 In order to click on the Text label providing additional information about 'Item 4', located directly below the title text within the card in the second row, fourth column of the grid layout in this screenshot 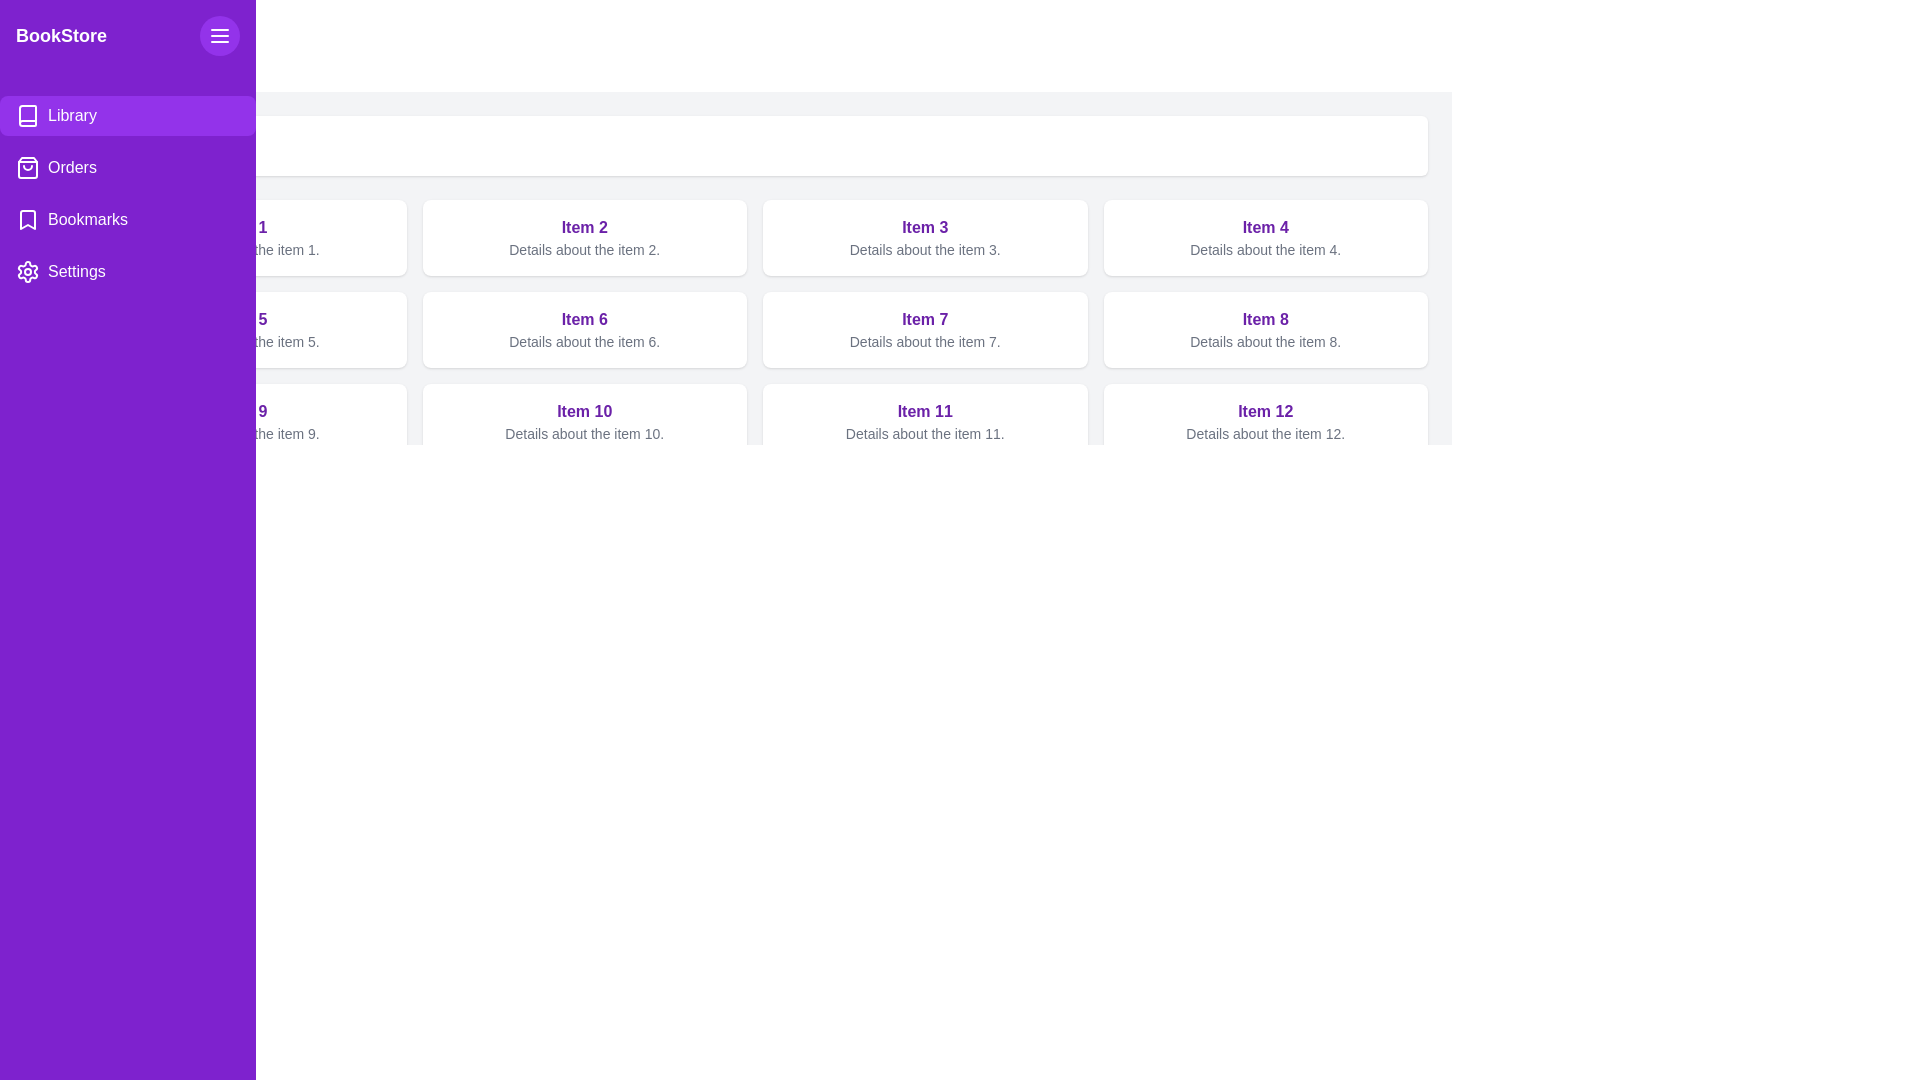, I will do `click(1264, 249)`.